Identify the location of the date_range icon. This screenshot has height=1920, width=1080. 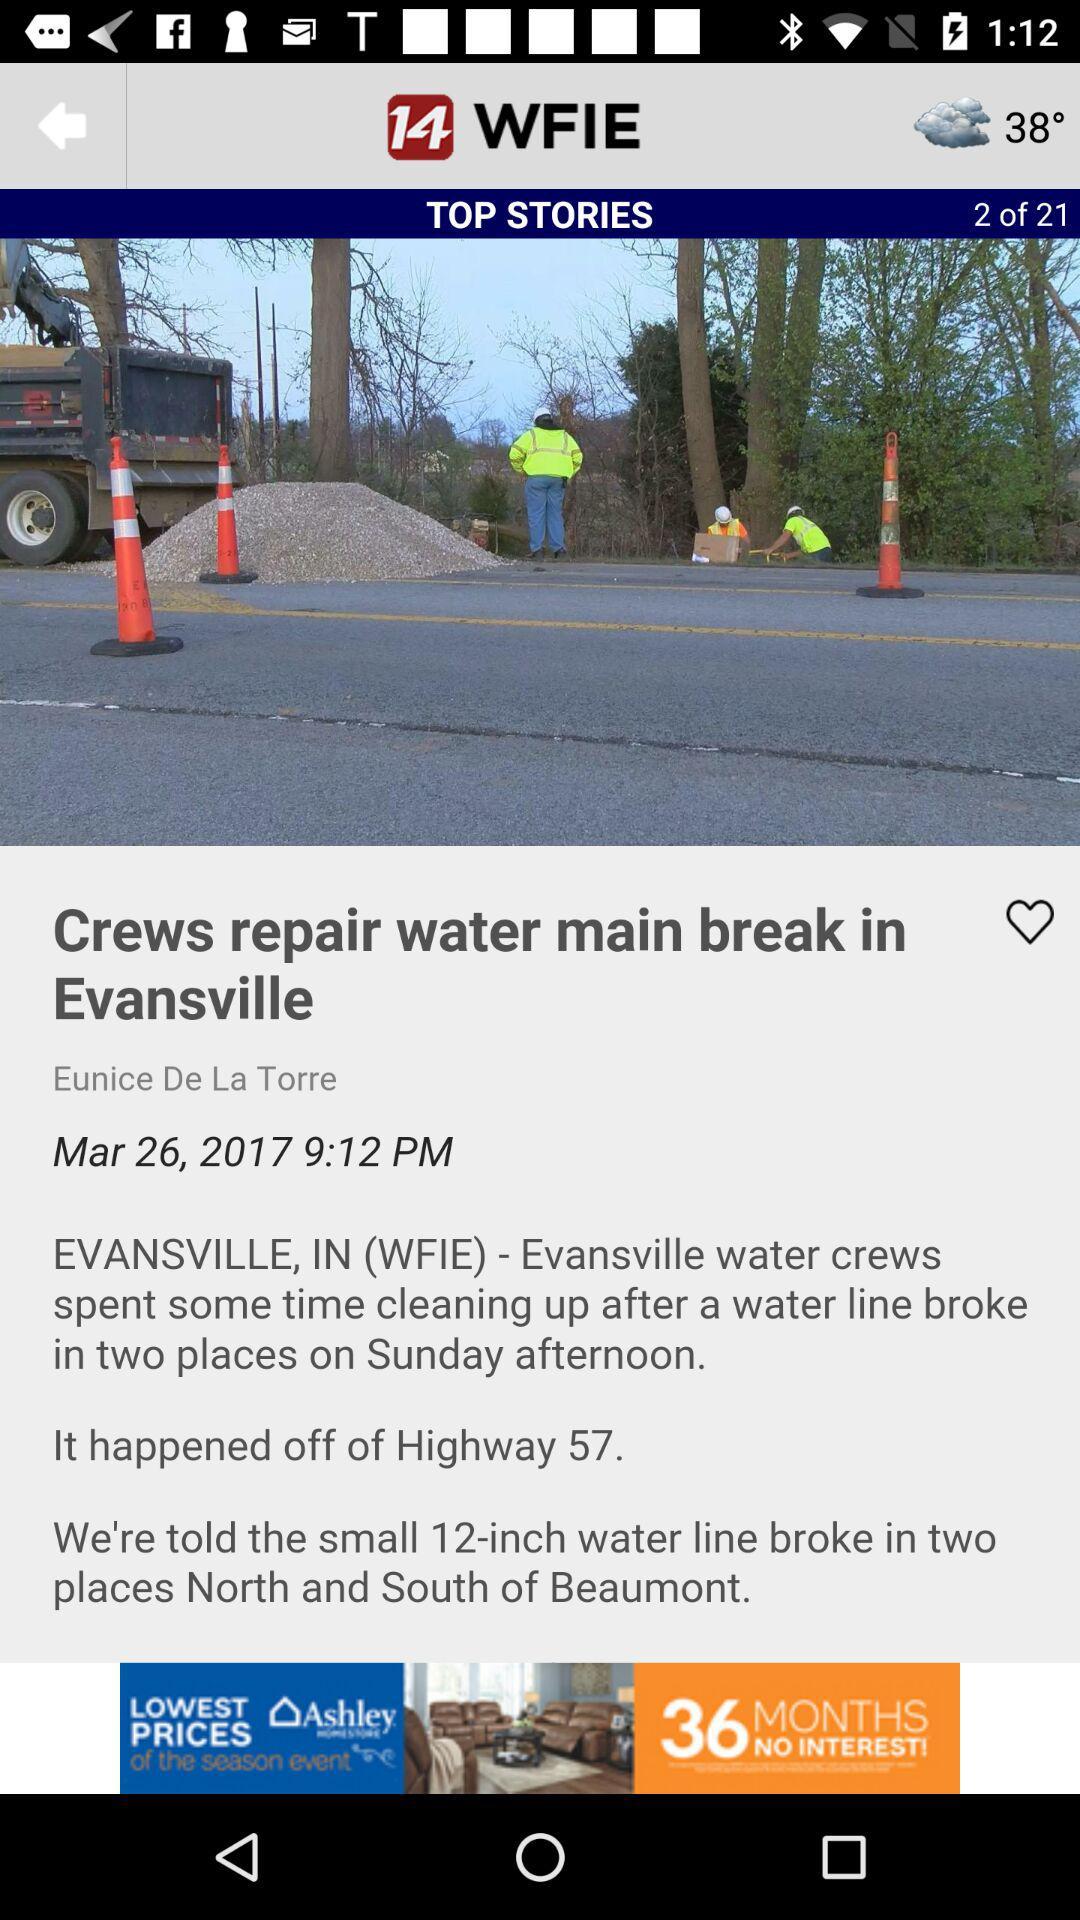
(540, 124).